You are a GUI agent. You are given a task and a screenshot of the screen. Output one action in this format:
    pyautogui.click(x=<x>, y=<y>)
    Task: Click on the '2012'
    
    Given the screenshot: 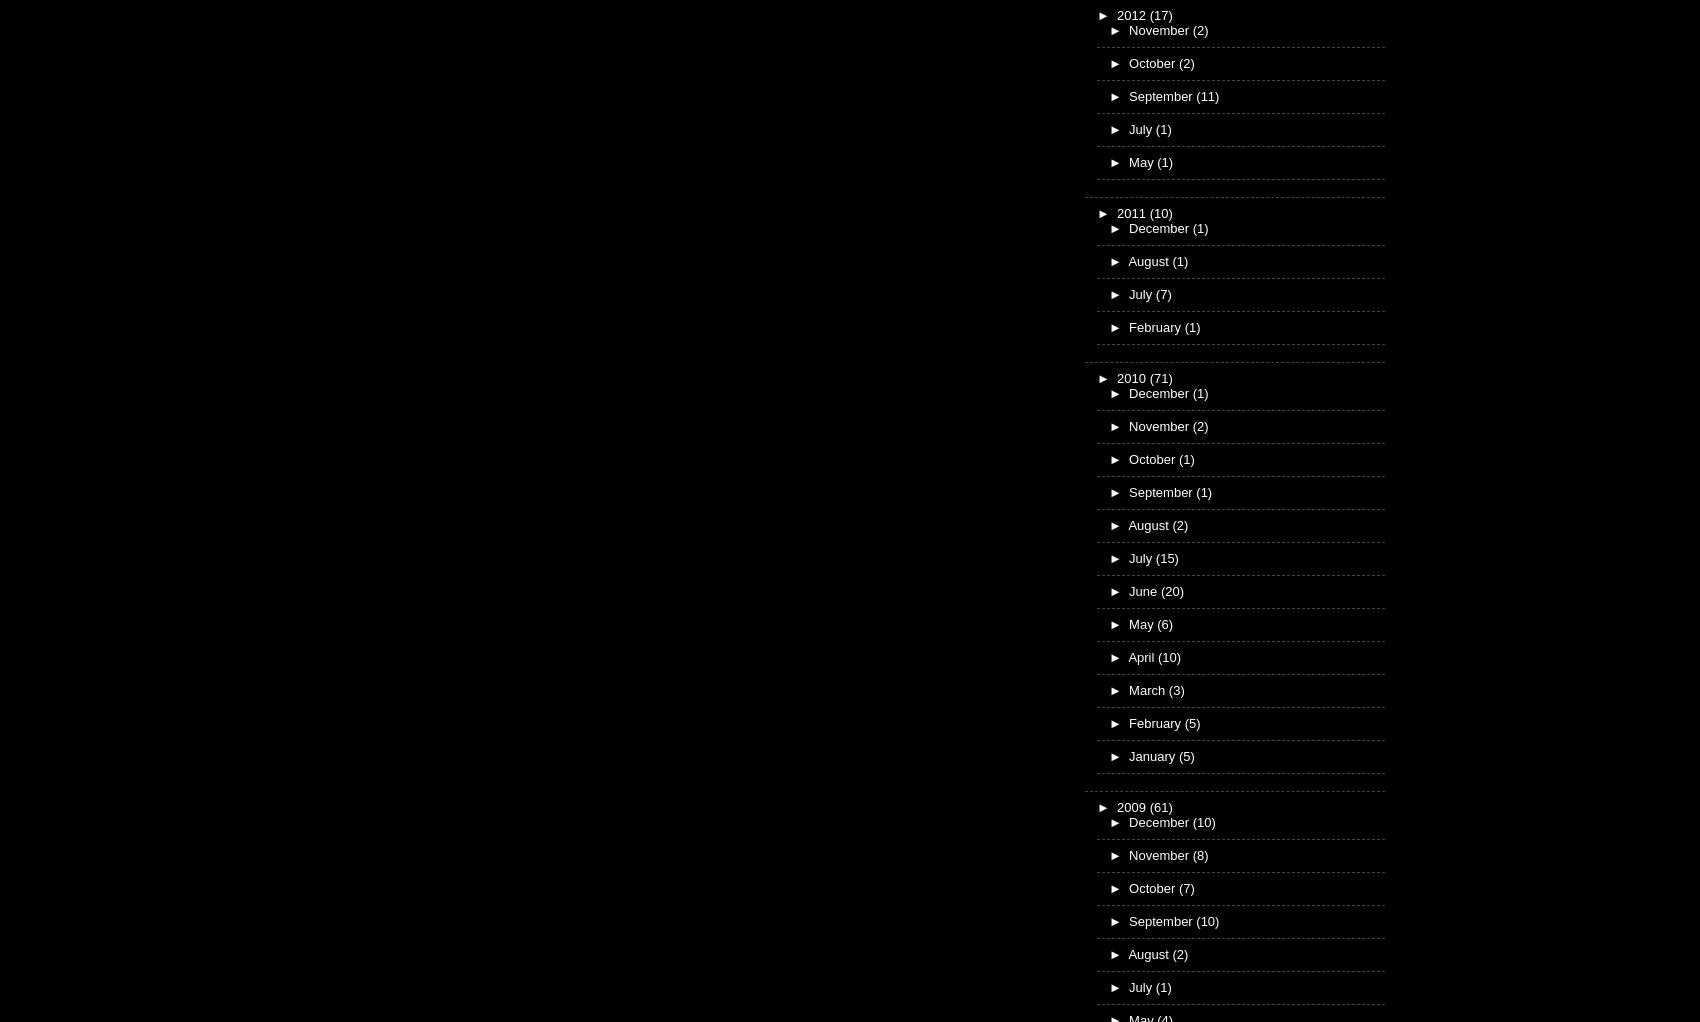 What is the action you would take?
    pyautogui.click(x=1133, y=13)
    